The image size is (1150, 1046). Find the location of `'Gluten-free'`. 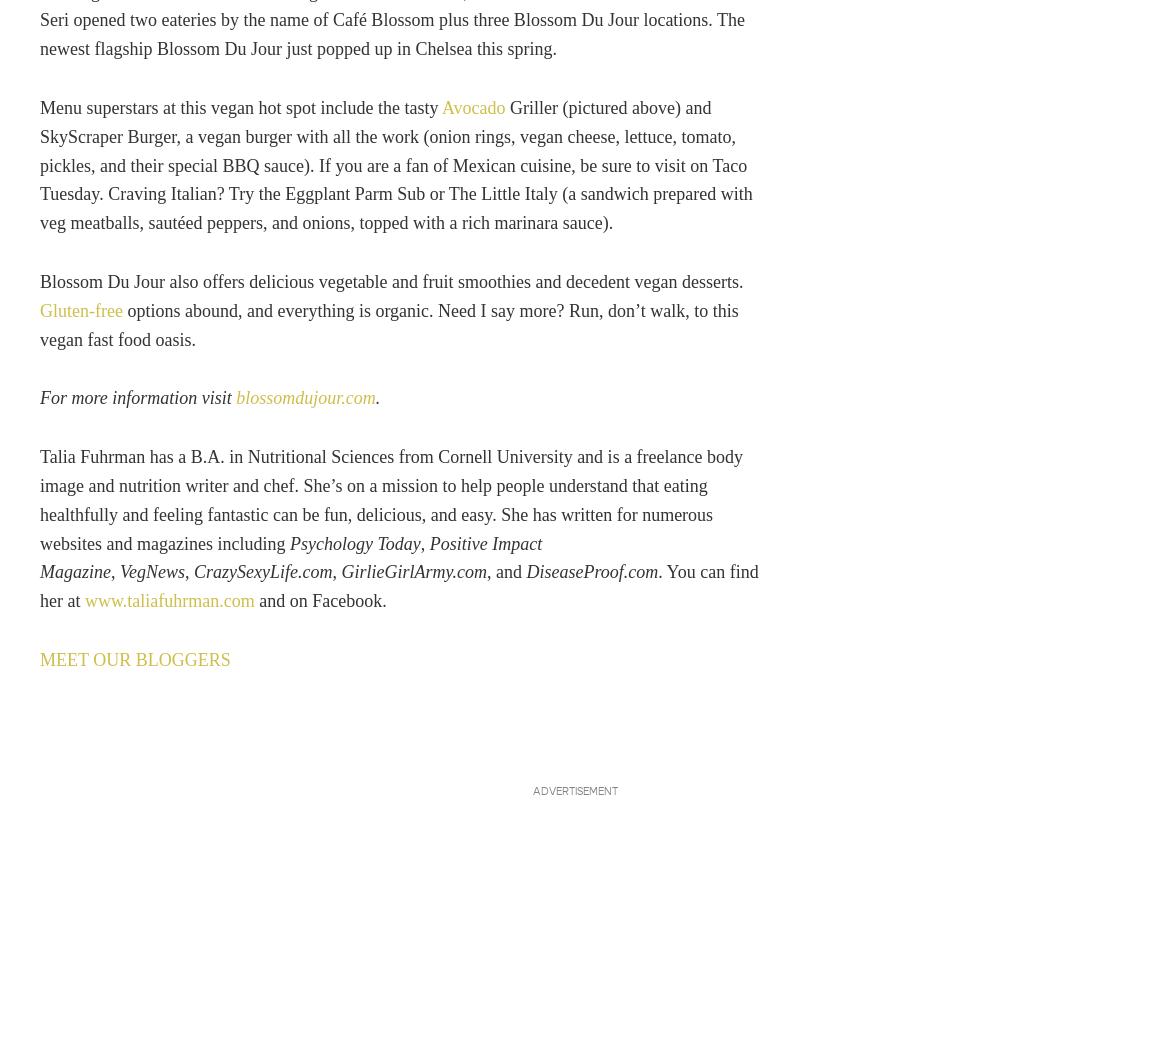

'Gluten-free' is located at coordinates (82, 310).